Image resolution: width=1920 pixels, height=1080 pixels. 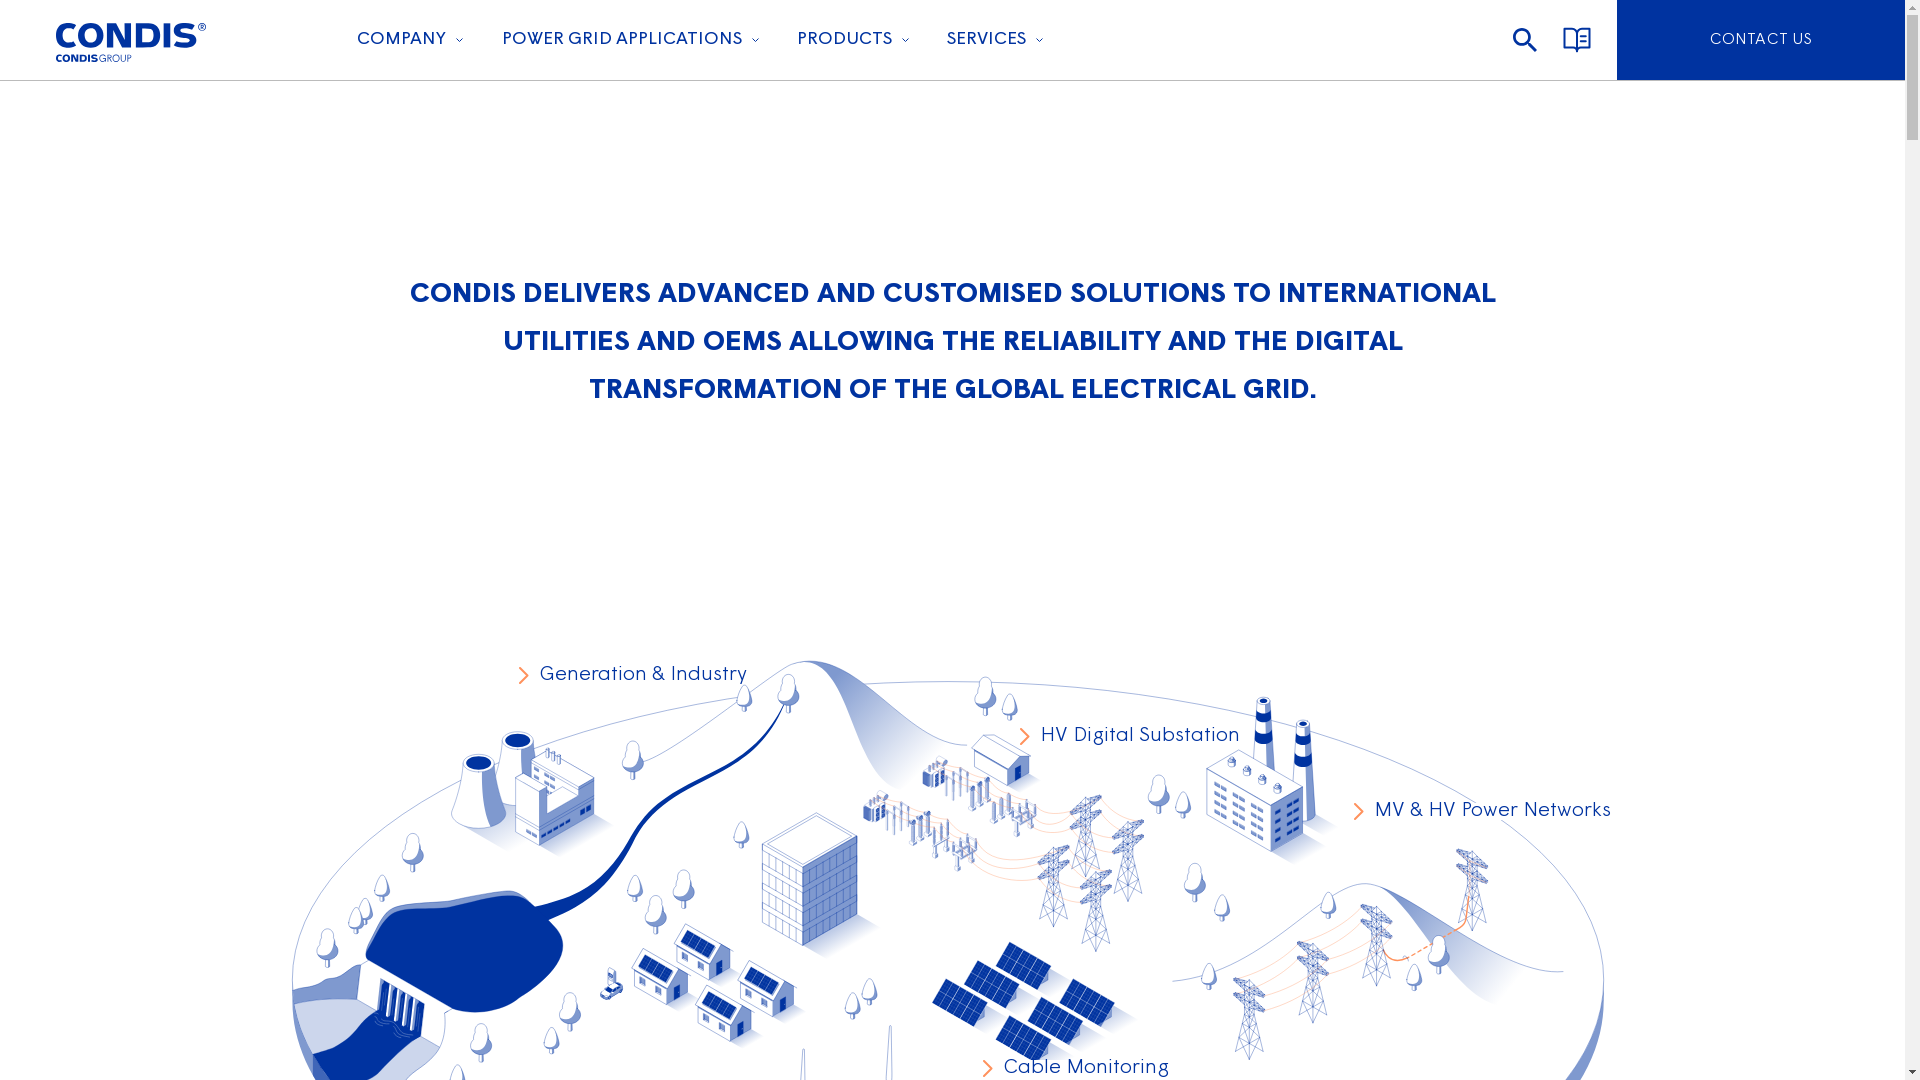 I want to click on 'CONTACT US', so click(x=1761, y=39).